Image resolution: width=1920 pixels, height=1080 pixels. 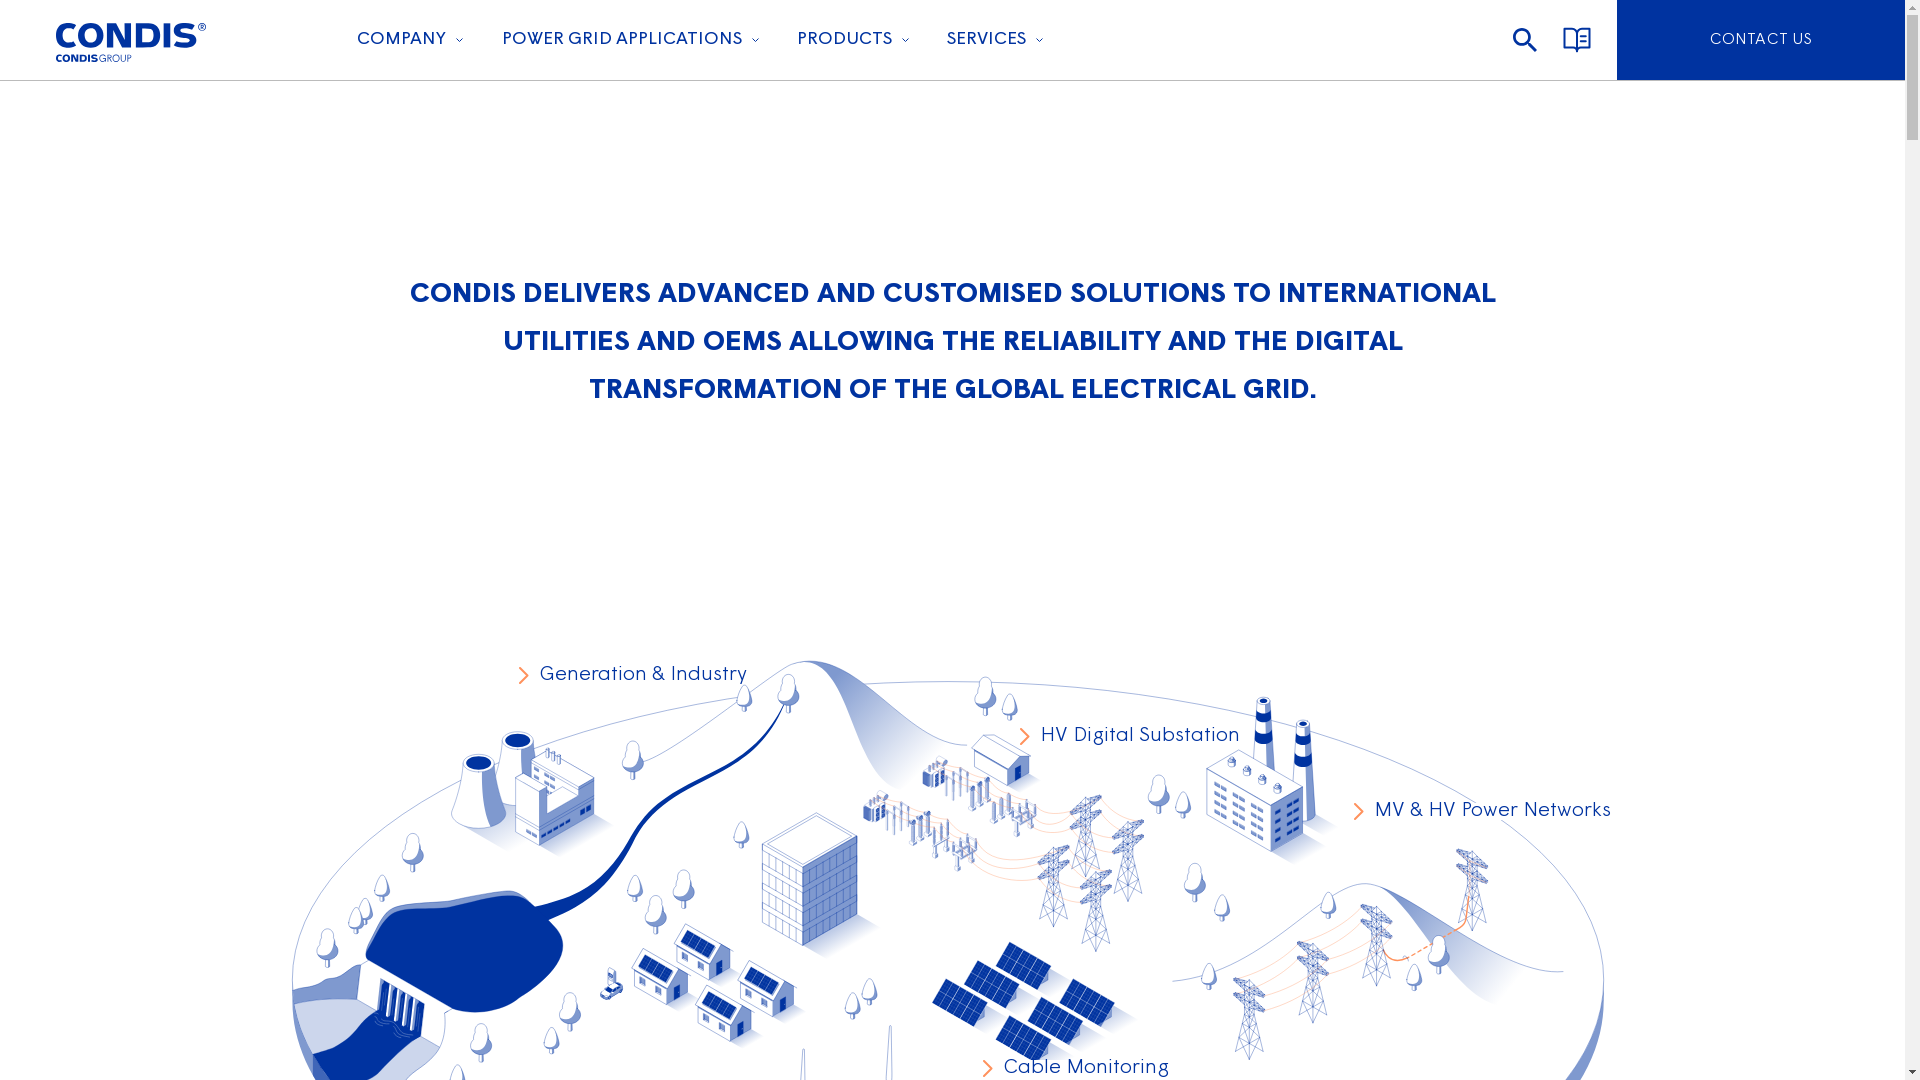 I want to click on 'CONTACT US', so click(x=1761, y=39).